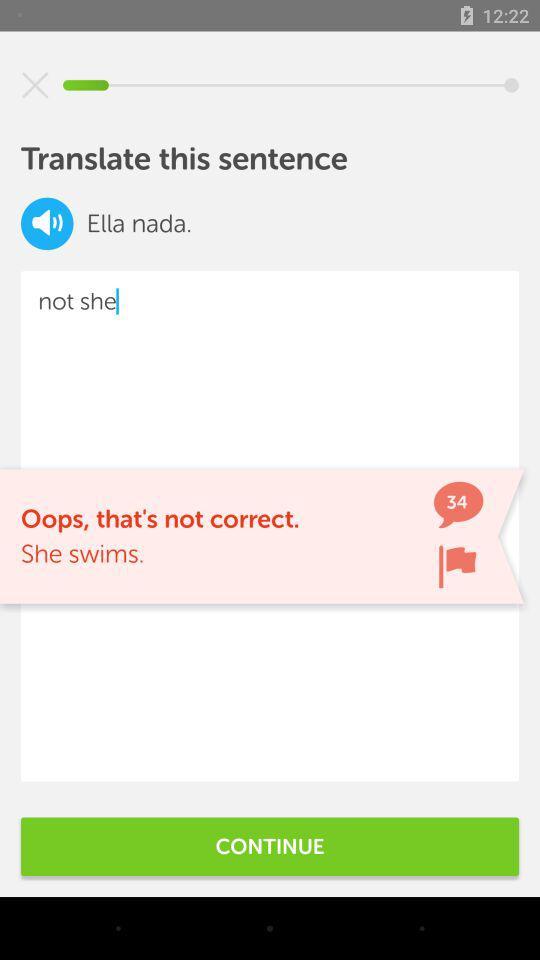 This screenshot has width=540, height=960. Describe the element at coordinates (270, 525) in the screenshot. I see `the not she icon` at that location.